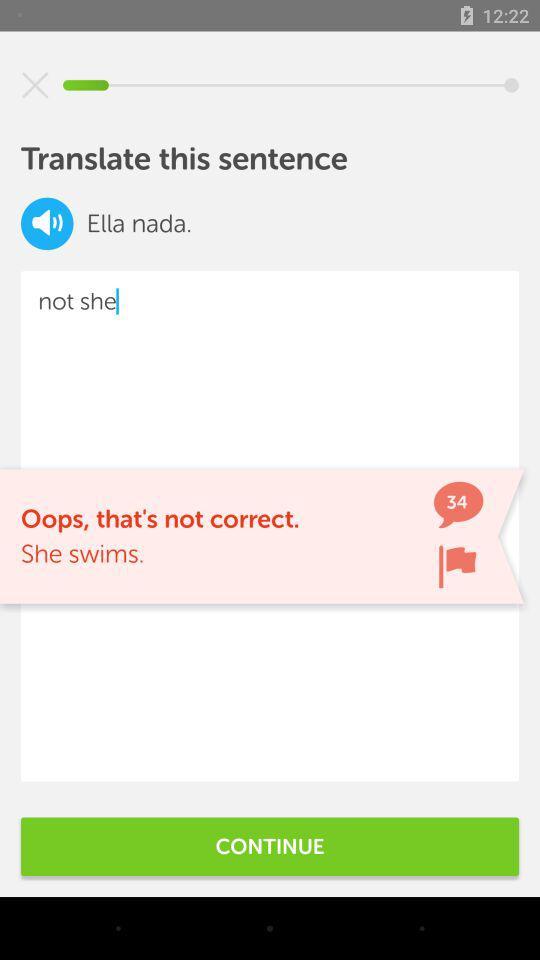 This screenshot has width=540, height=960. Describe the element at coordinates (270, 525) in the screenshot. I see `the not she icon` at that location.